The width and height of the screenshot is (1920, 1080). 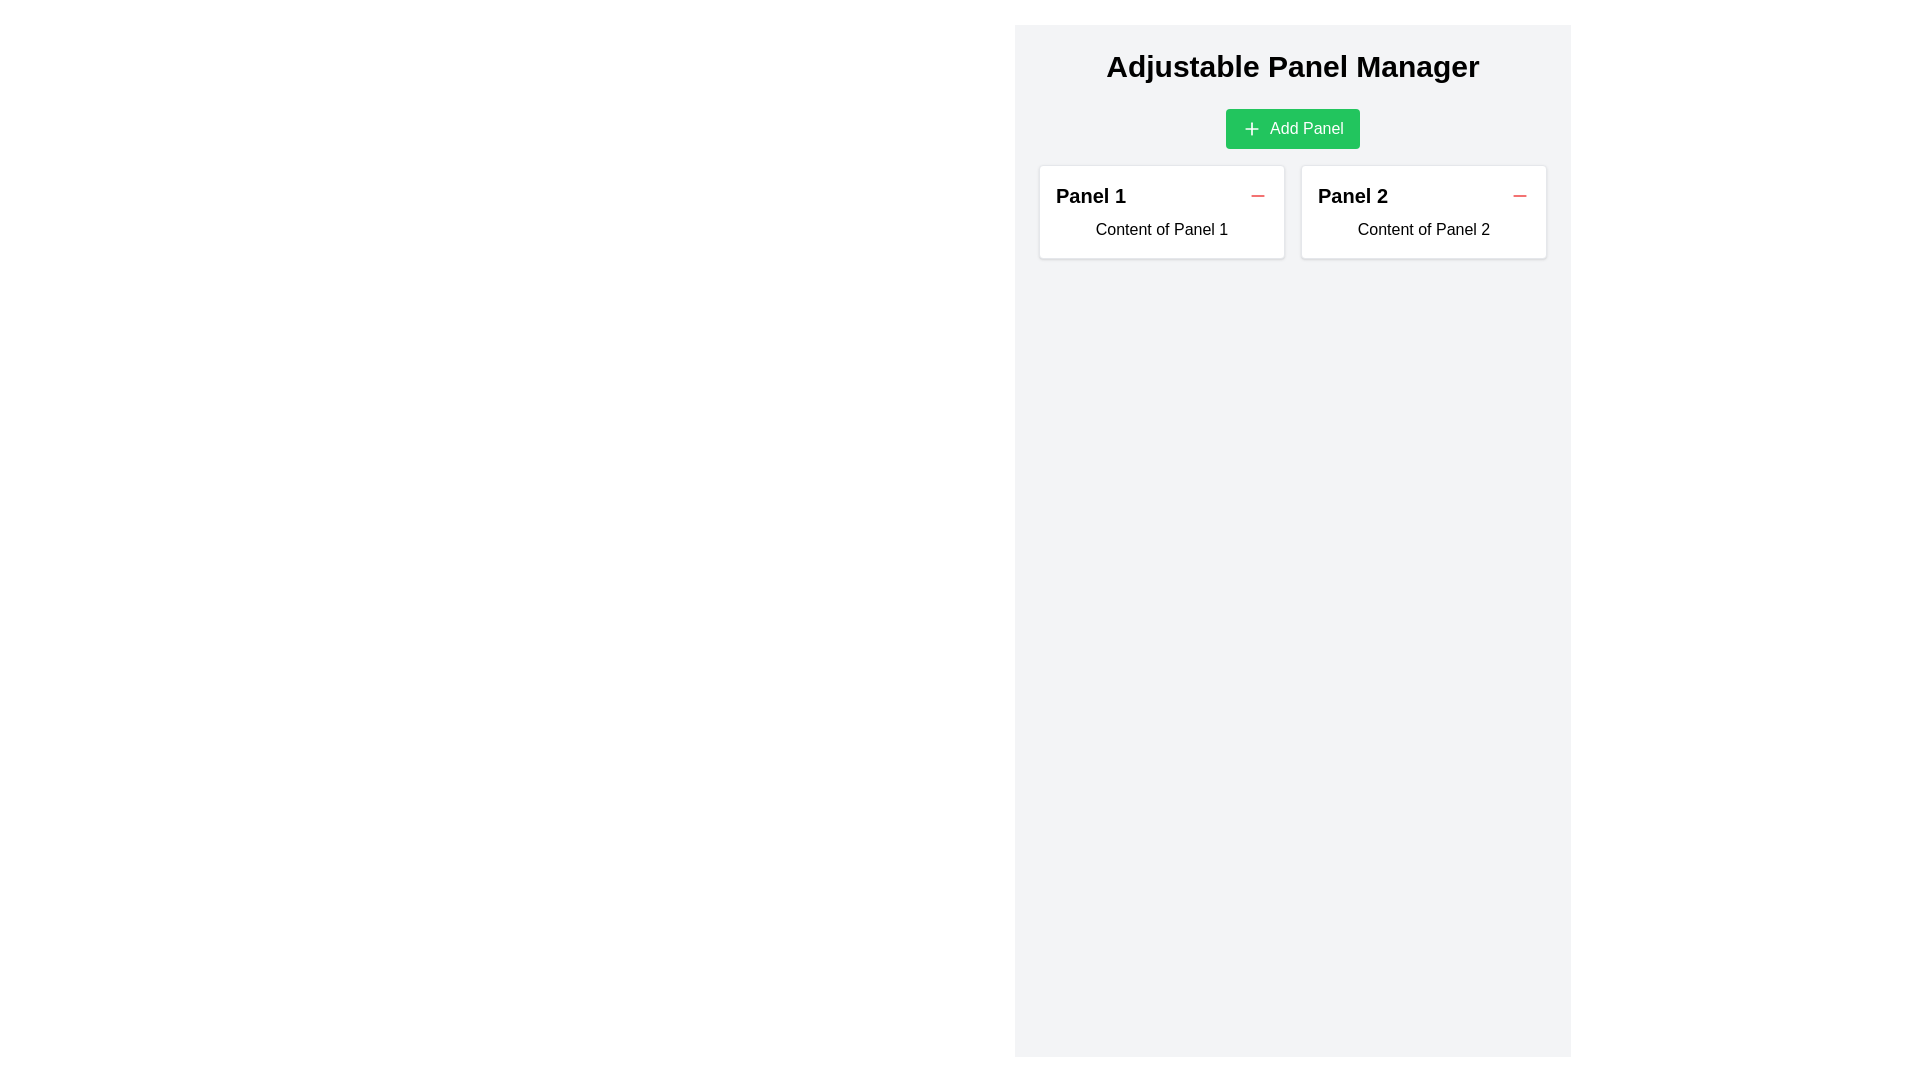 What do you see at coordinates (1256, 196) in the screenshot?
I see `the button located` at bounding box center [1256, 196].